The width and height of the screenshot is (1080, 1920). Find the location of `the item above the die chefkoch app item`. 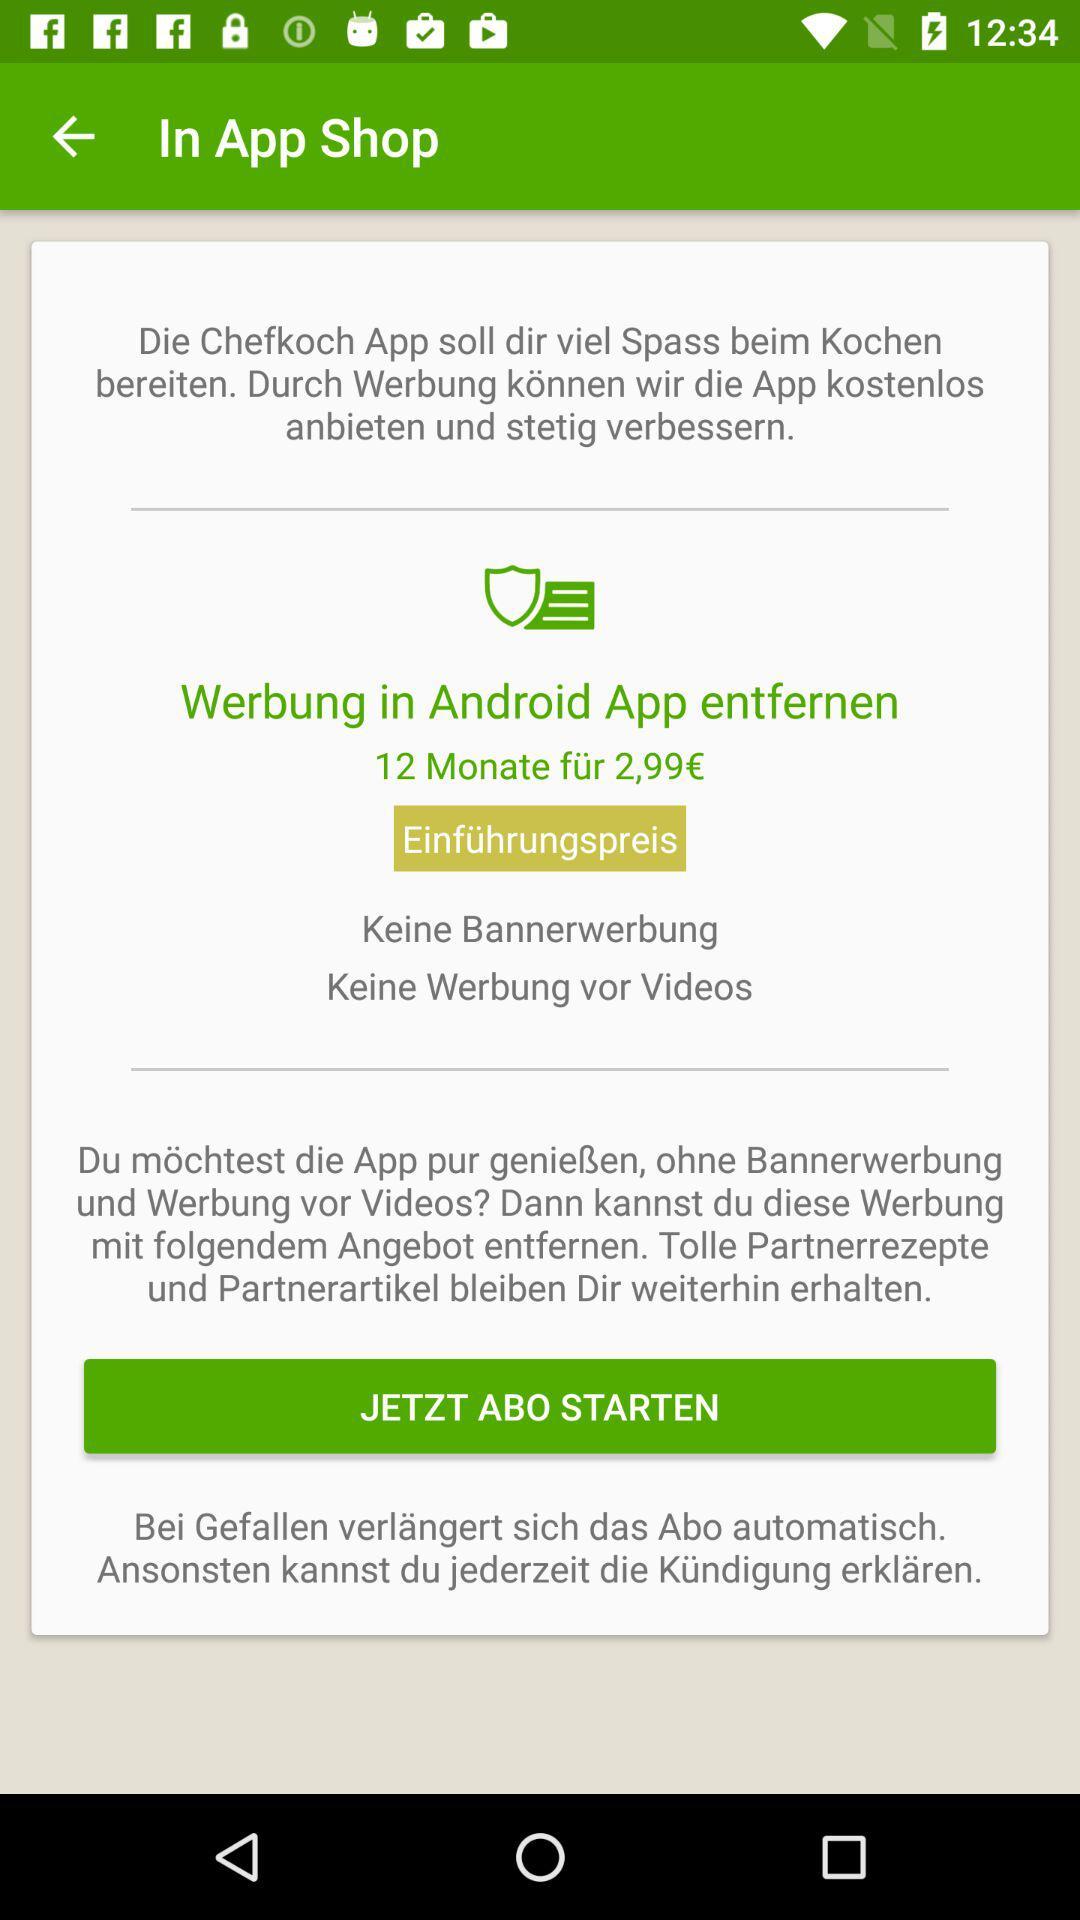

the item above the die chefkoch app item is located at coordinates (72, 135).